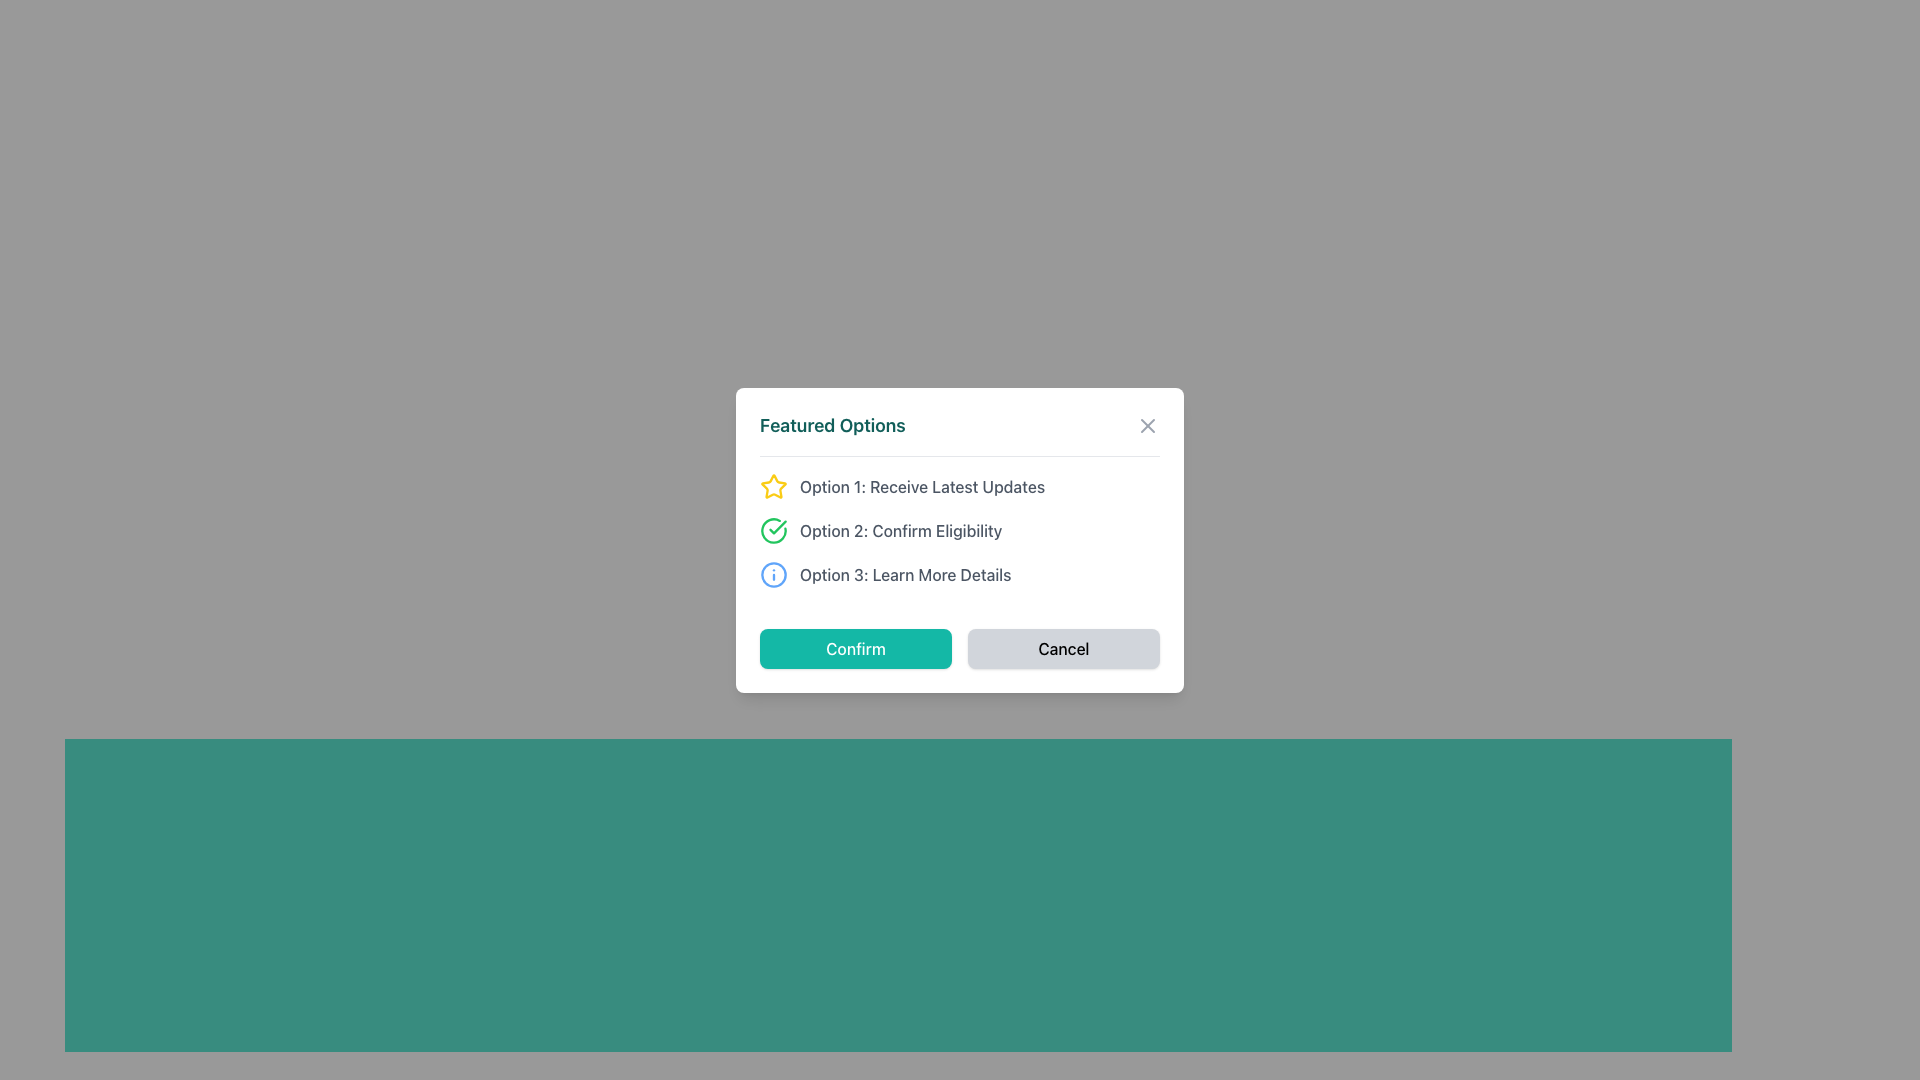 Image resolution: width=1920 pixels, height=1080 pixels. What do you see at coordinates (960, 574) in the screenshot?
I see `the text label 'Option 3: Learn More Details' which is accompanied by an informational icon with a blue circular border` at bounding box center [960, 574].